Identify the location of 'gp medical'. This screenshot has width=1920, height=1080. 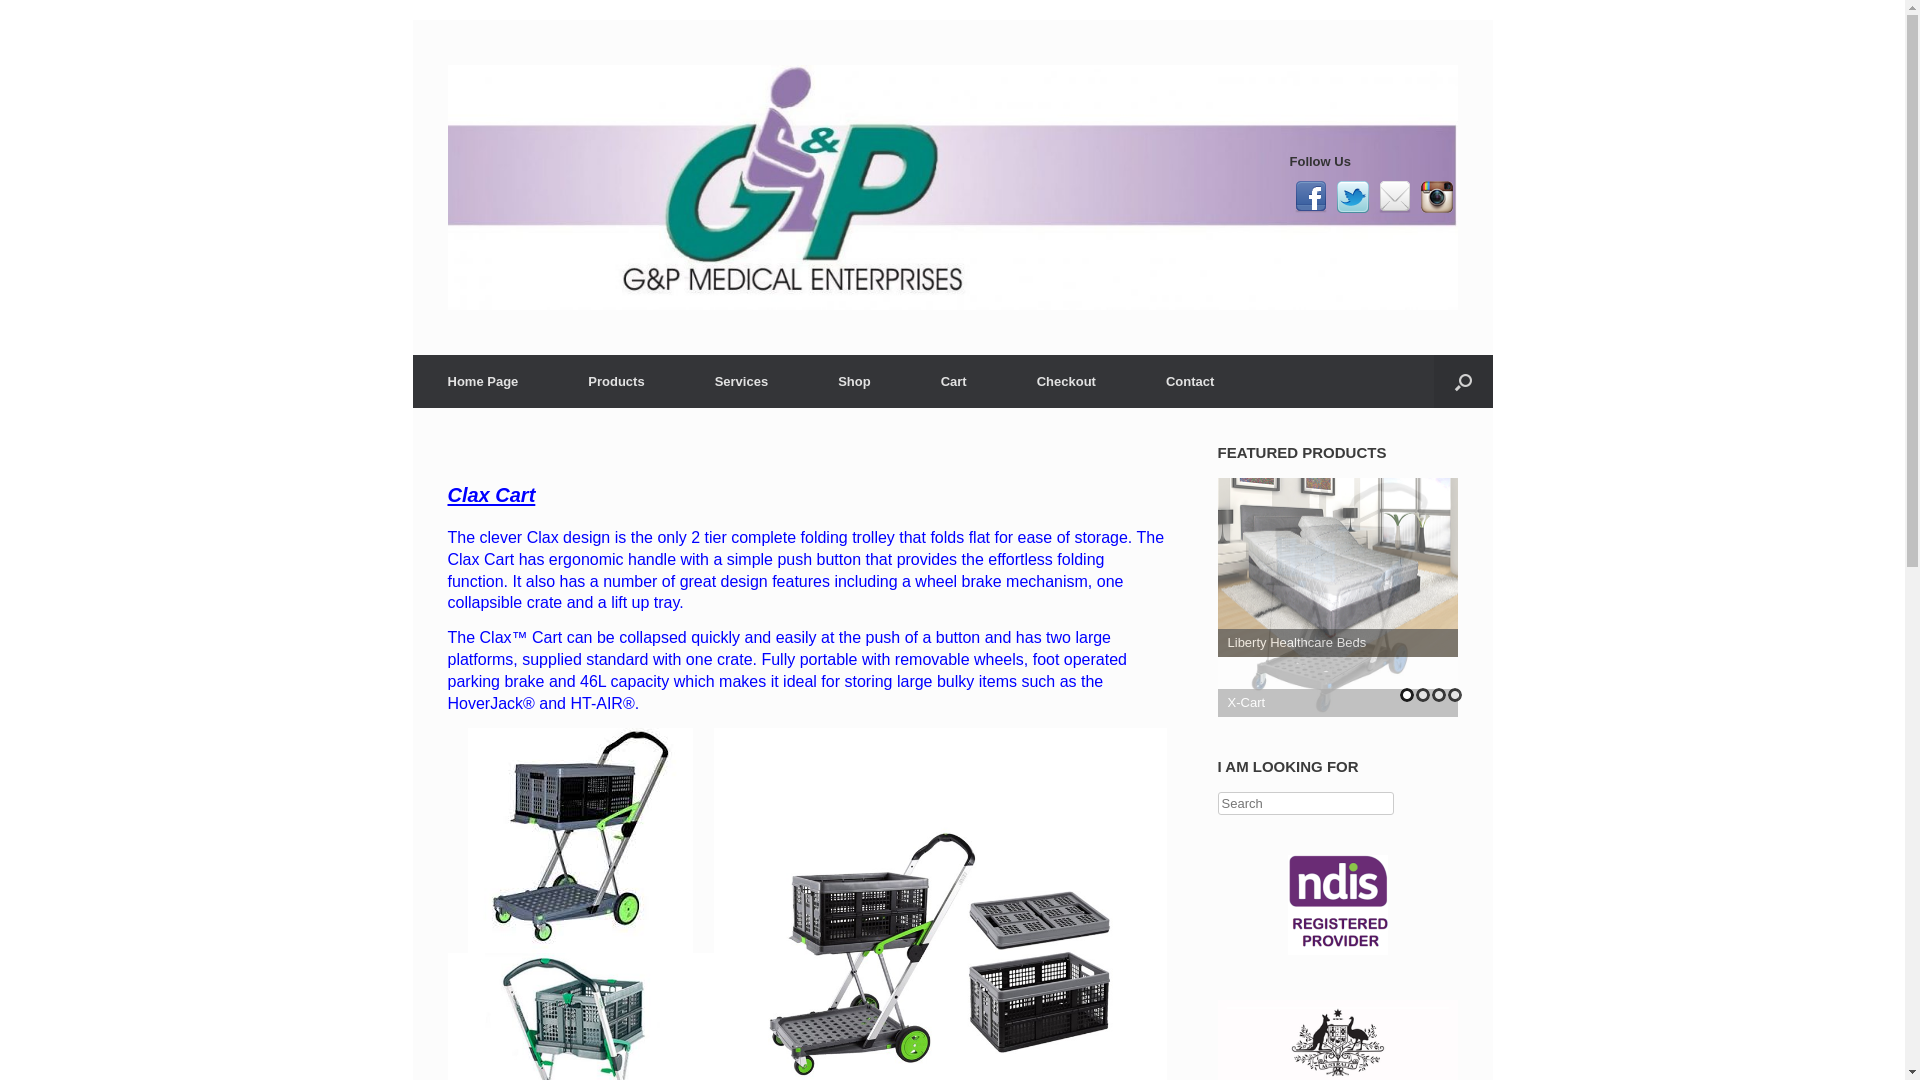
(952, 187).